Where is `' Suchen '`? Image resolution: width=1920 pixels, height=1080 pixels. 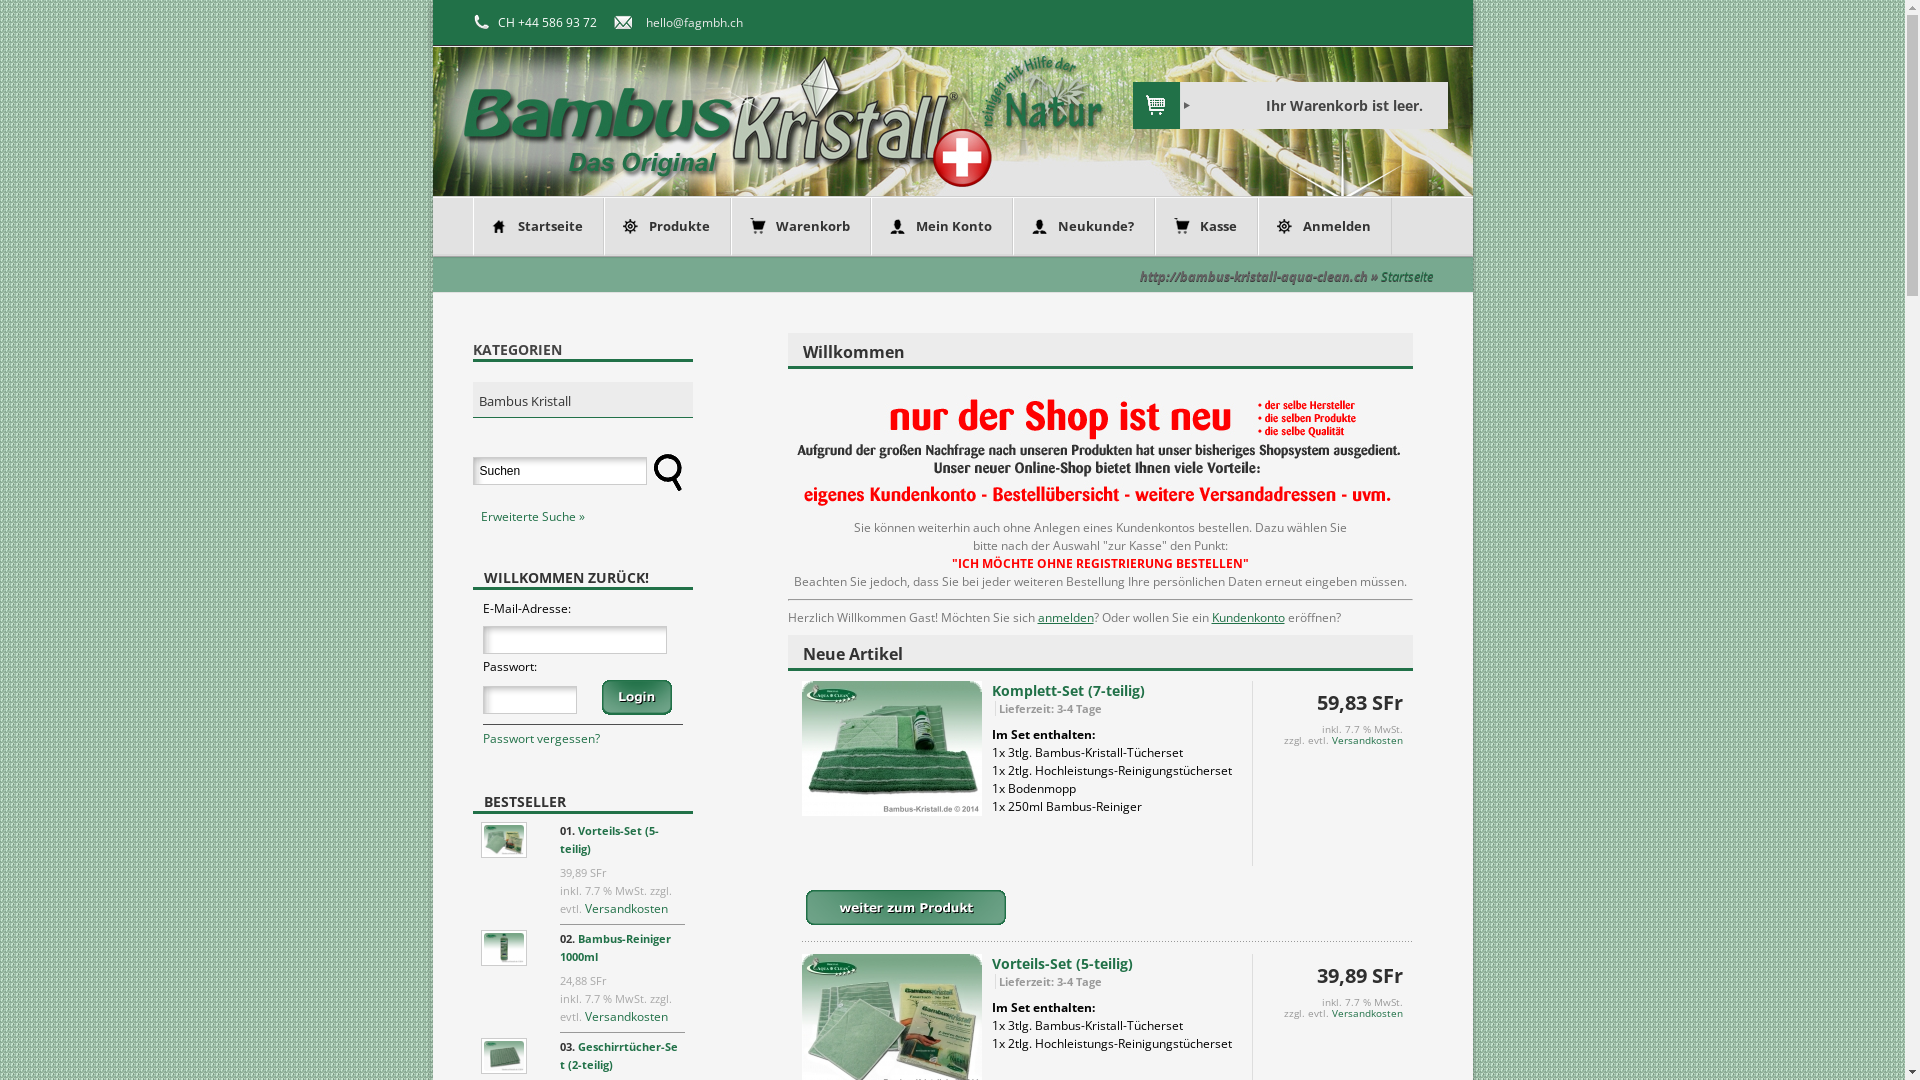 ' Suchen ' is located at coordinates (666, 472).